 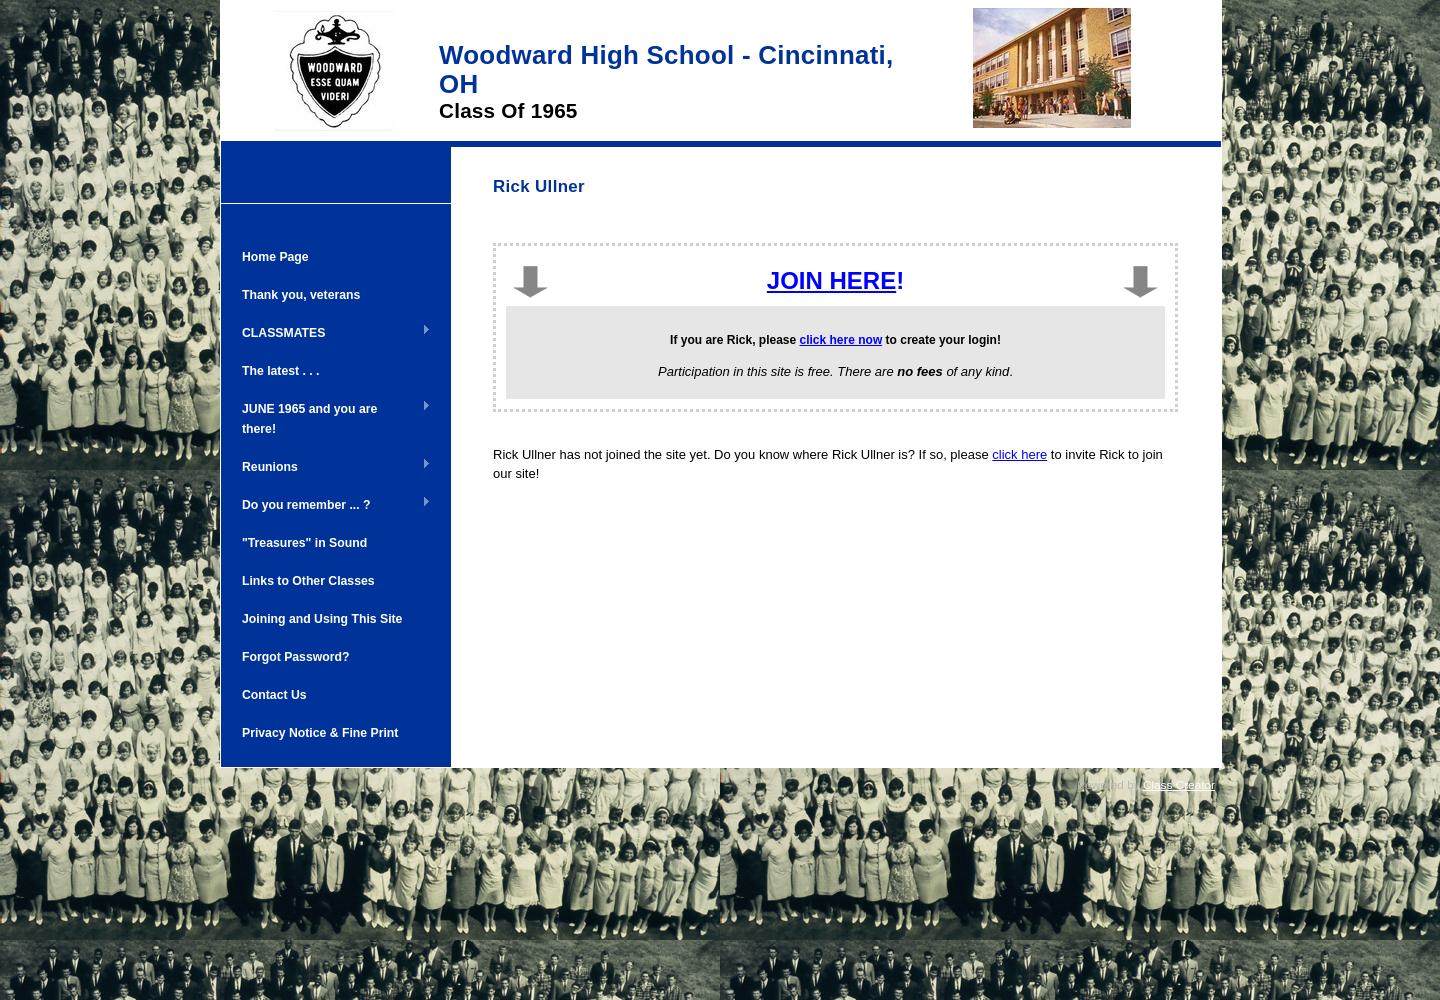 What do you see at coordinates (282, 331) in the screenshot?
I see `'CLASSMATES'` at bounding box center [282, 331].